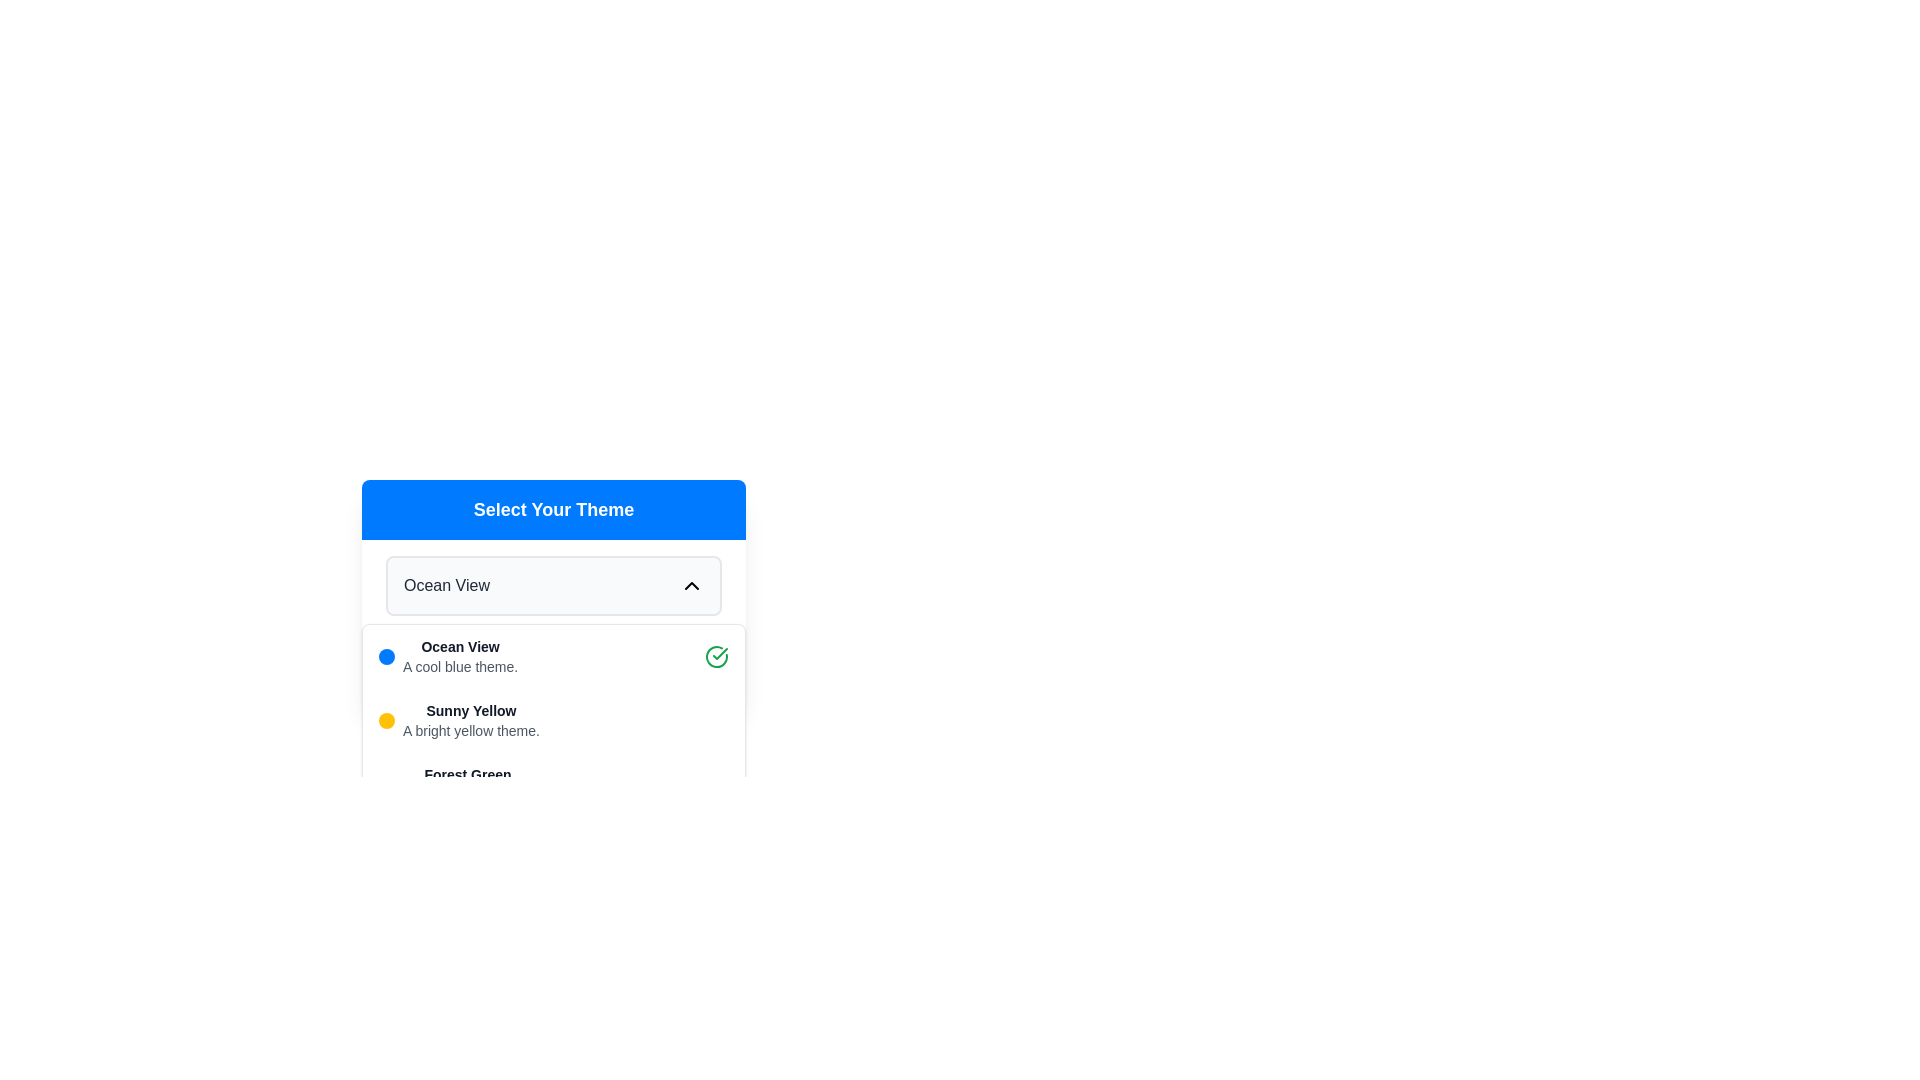 This screenshot has height=1080, width=1920. Describe the element at coordinates (553, 508) in the screenshot. I see `the header element with the text 'Select Your Theme', which is styled with a white font color on a bold blue background and located centrally at the top of a section` at that location.